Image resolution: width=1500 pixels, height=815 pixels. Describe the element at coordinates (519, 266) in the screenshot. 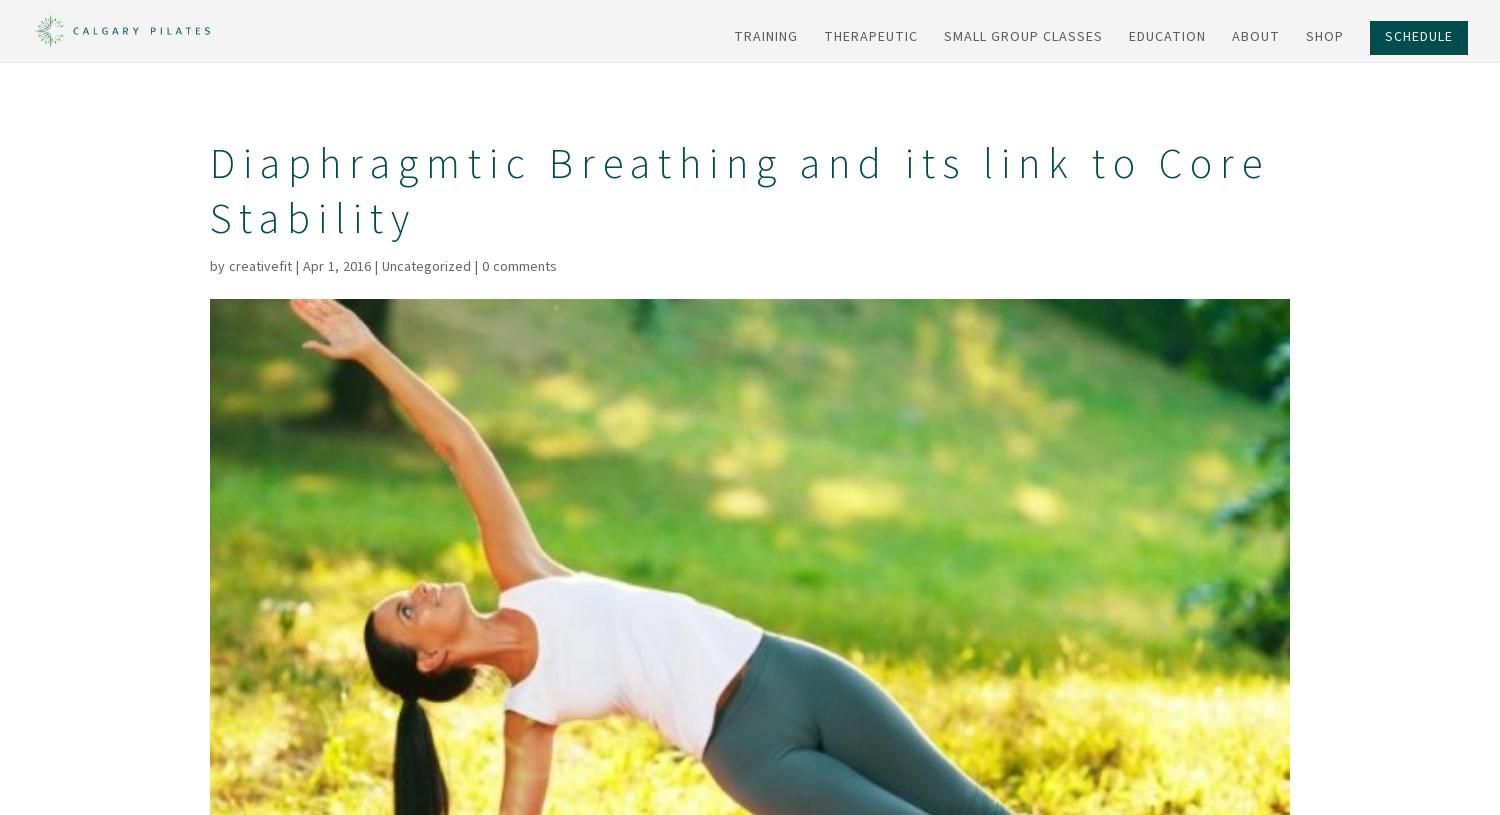

I see `'0 comments'` at that location.